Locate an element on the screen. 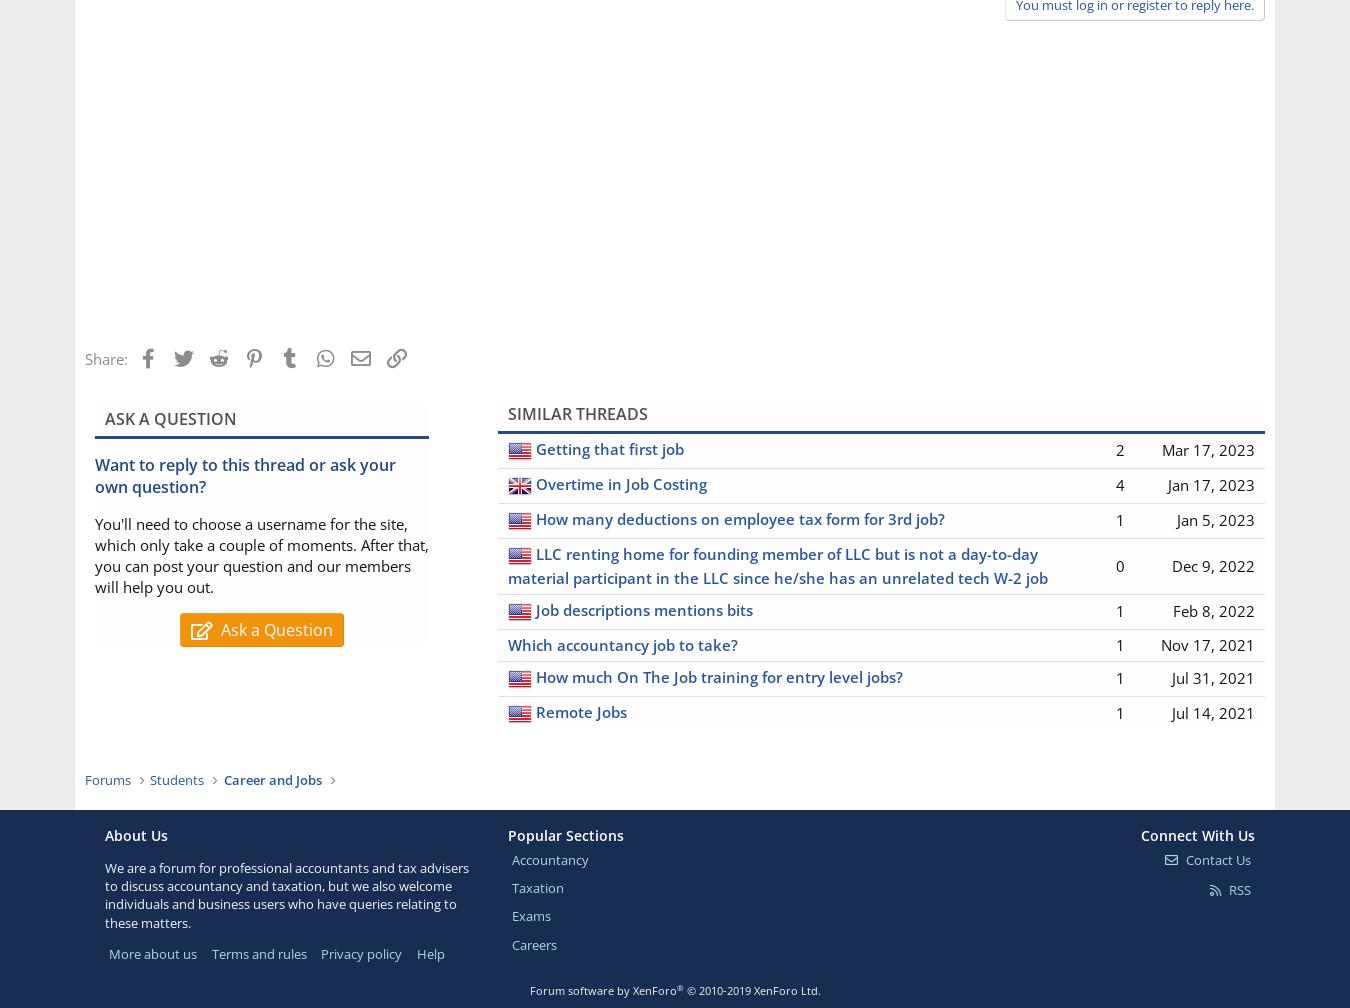 The height and width of the screenshot is (1008, 1350). 'More about us' is located at coordinates (152, 952).